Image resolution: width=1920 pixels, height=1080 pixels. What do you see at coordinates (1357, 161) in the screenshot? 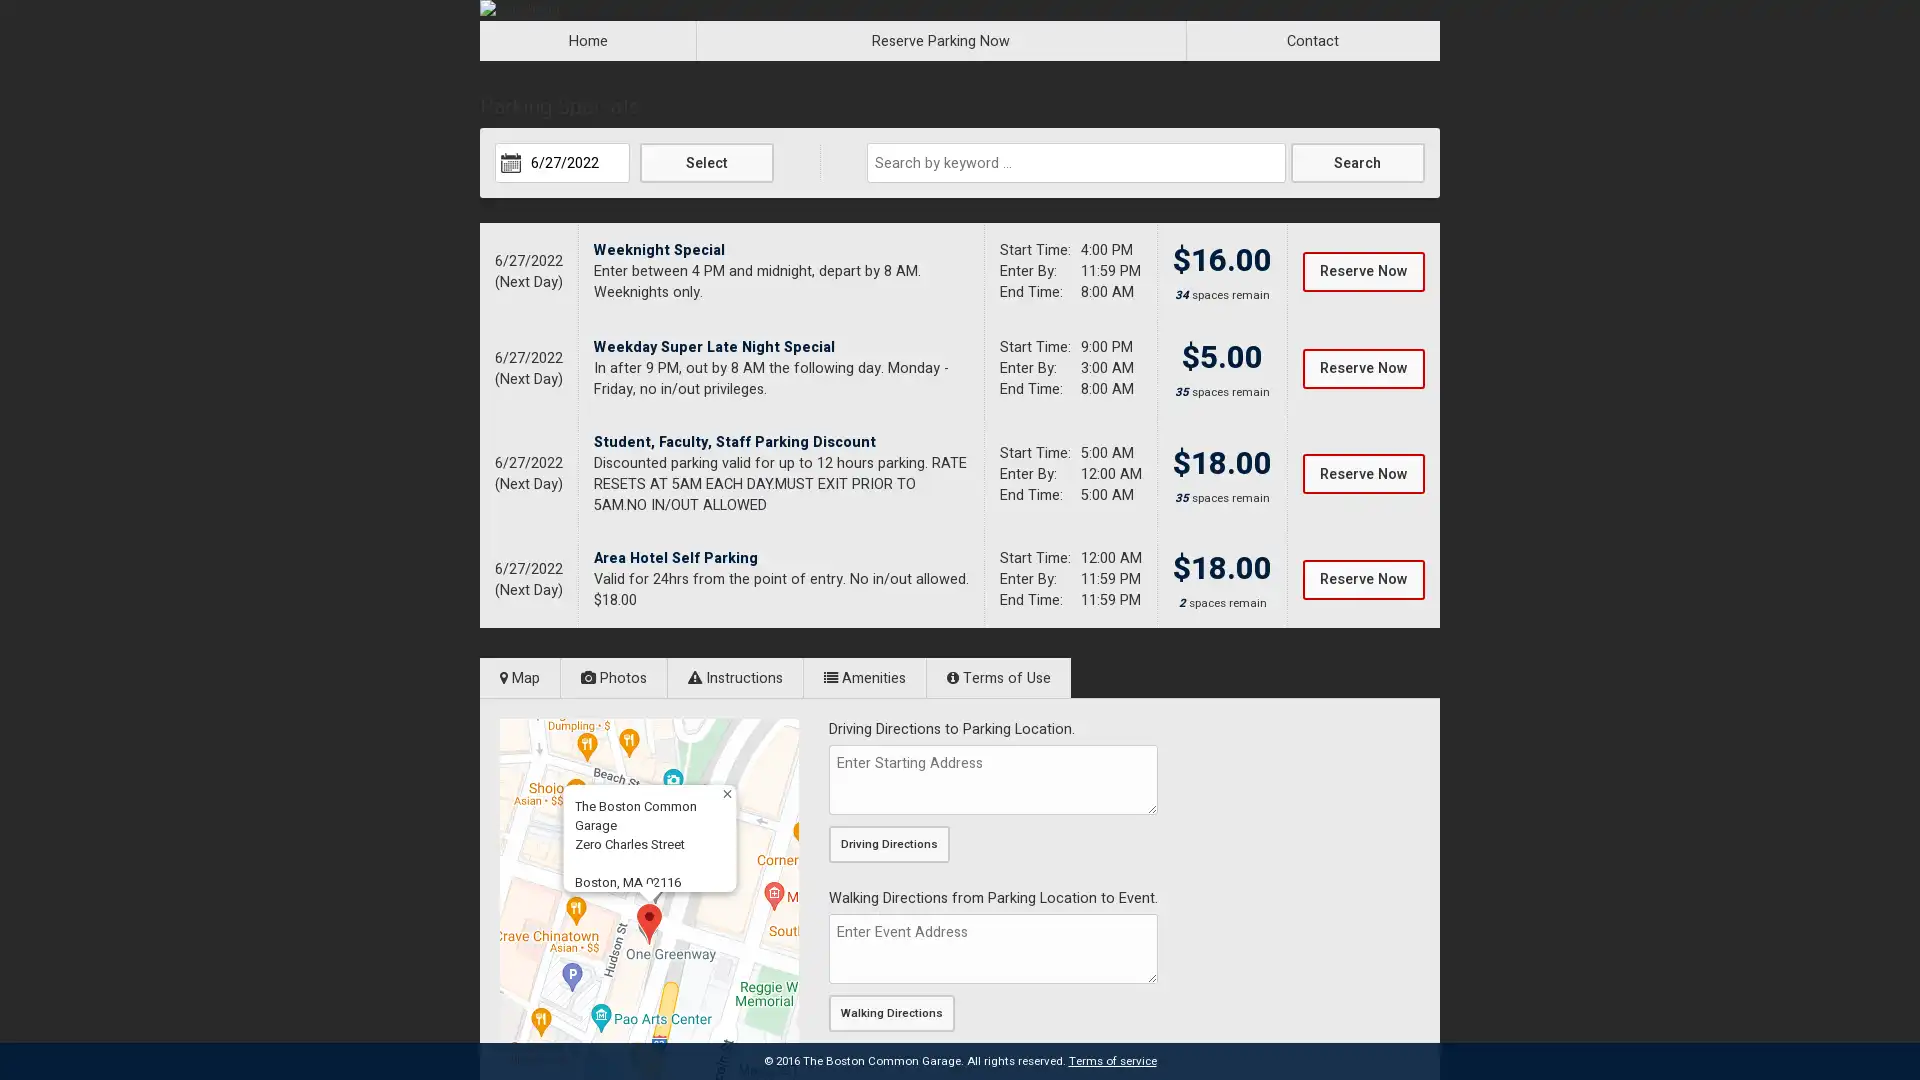
I see `Search` at bounding box center [1357, 161].